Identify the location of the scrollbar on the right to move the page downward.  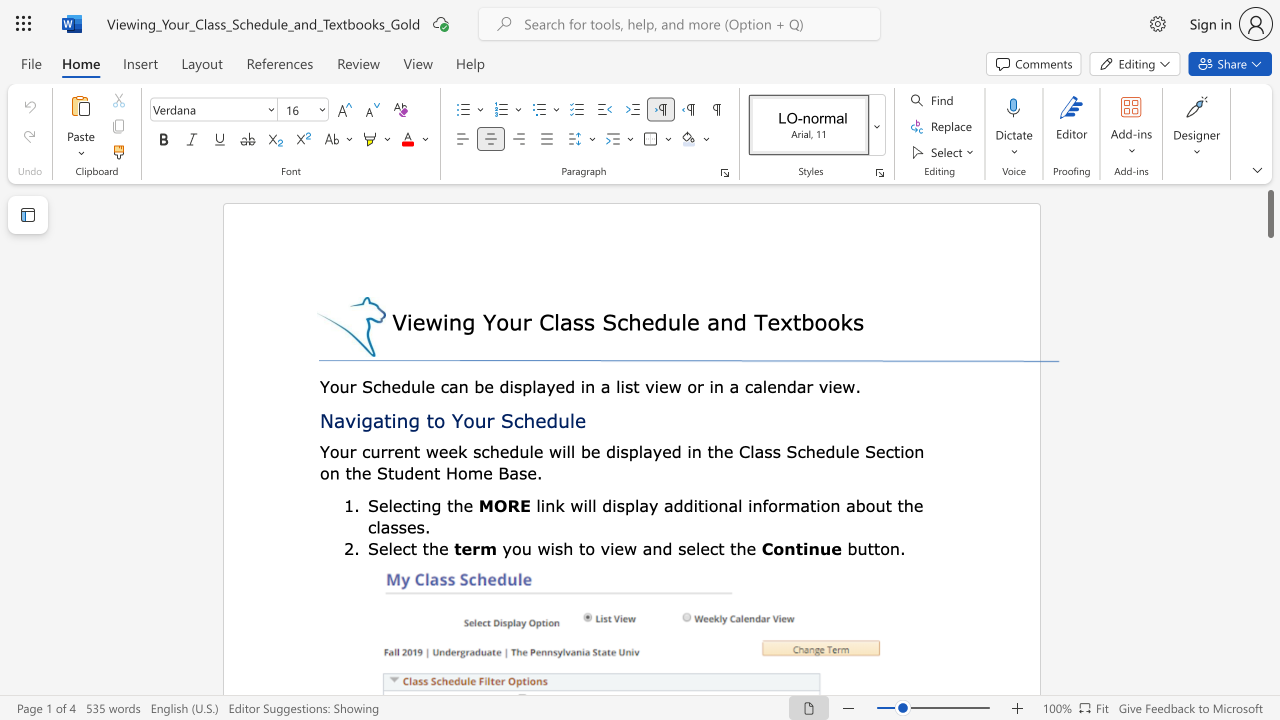
(1269, 280).